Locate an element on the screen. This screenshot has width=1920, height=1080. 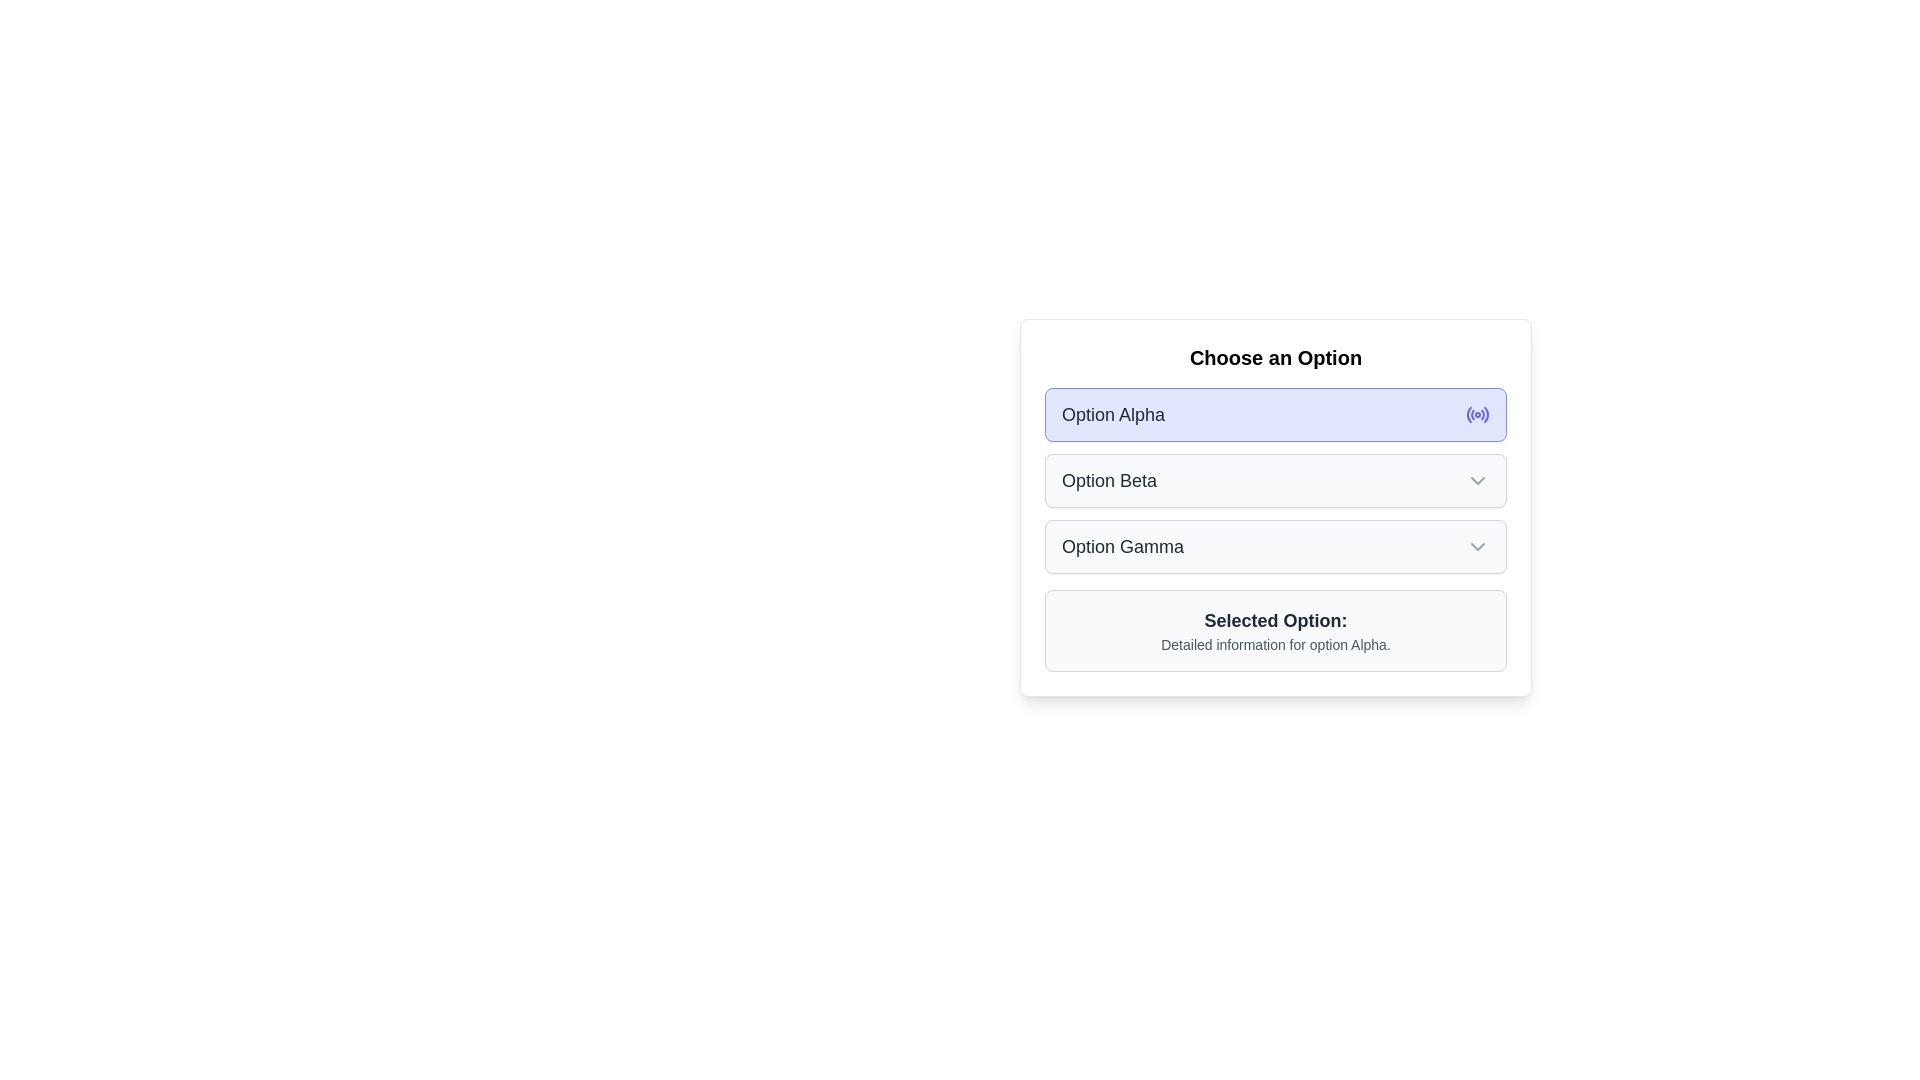
the dropdown arrow icon located to the right of the 'Option Beta' button is located at coordinates (1478, 481).